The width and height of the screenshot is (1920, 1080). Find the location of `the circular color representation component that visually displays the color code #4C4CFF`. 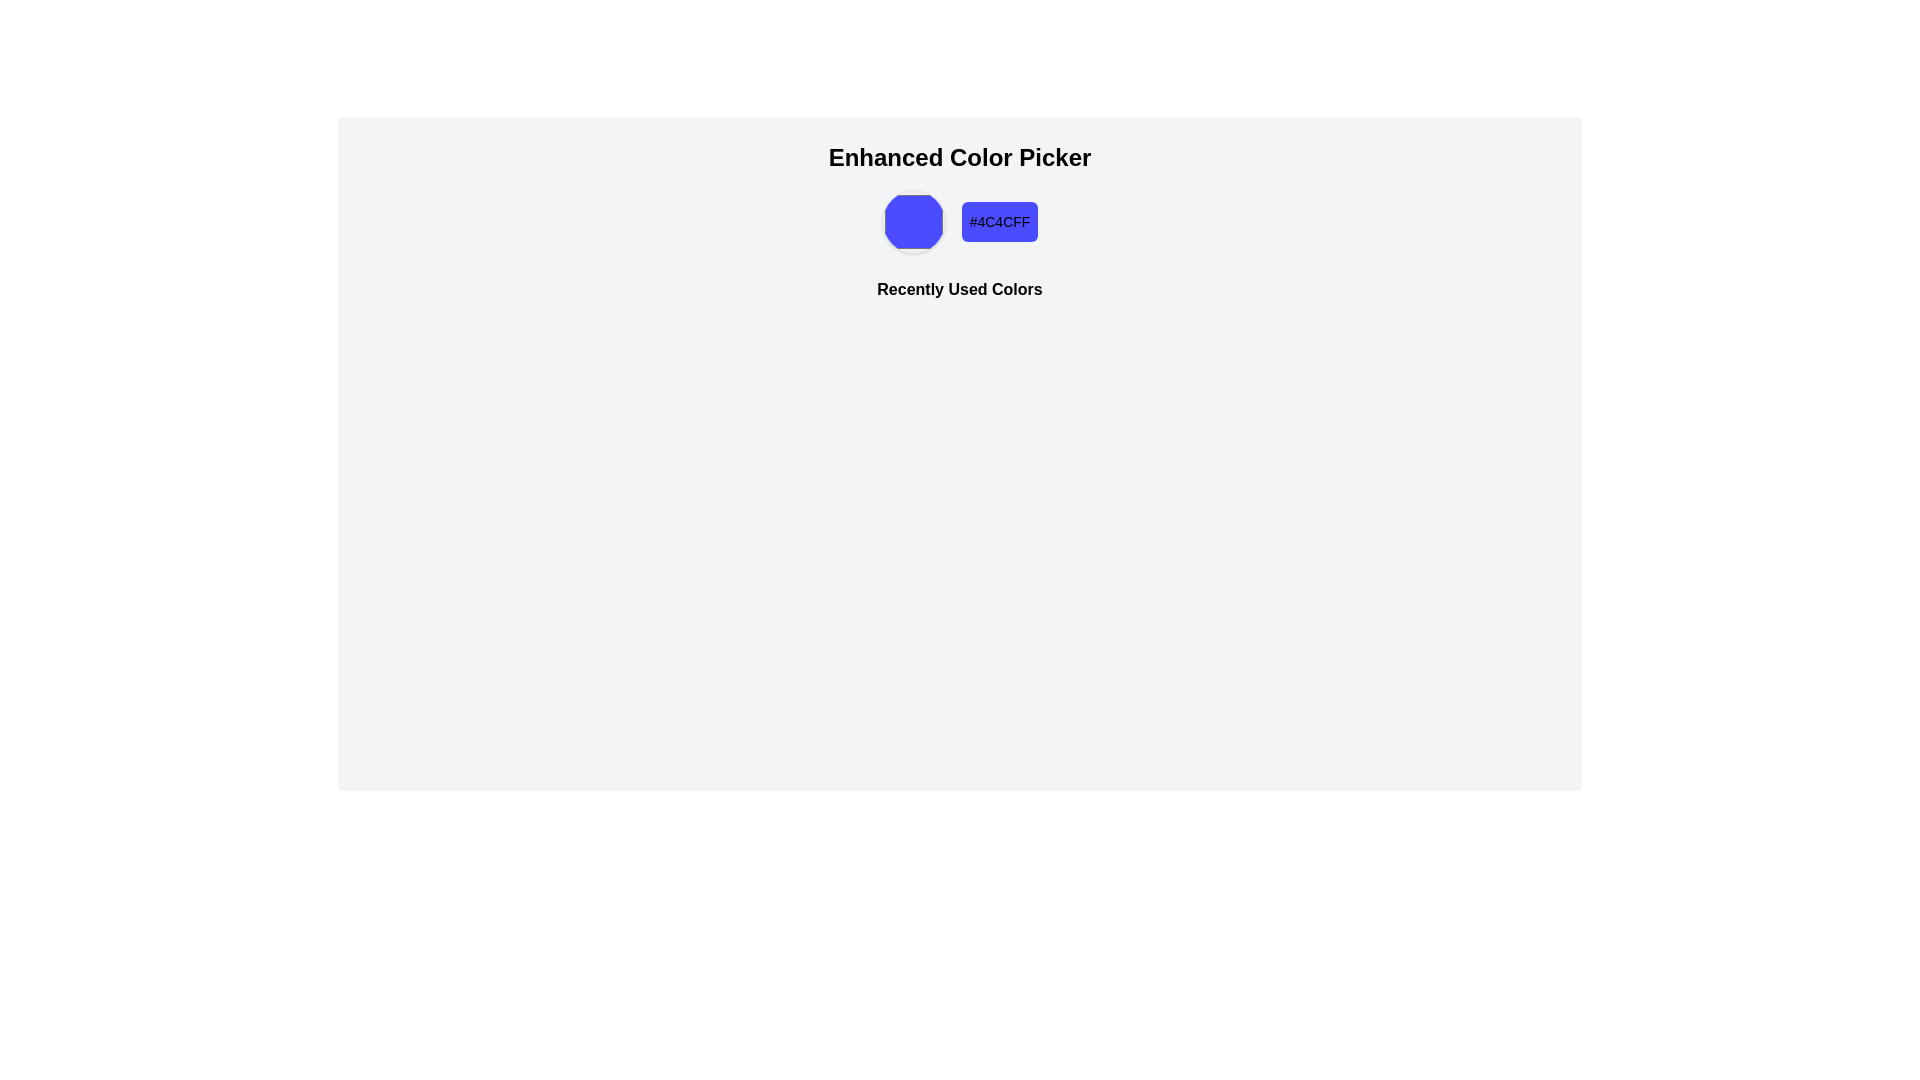

the circular color representation component that visually displays the color code #4C4CFF is located at coordinates (912, 222).